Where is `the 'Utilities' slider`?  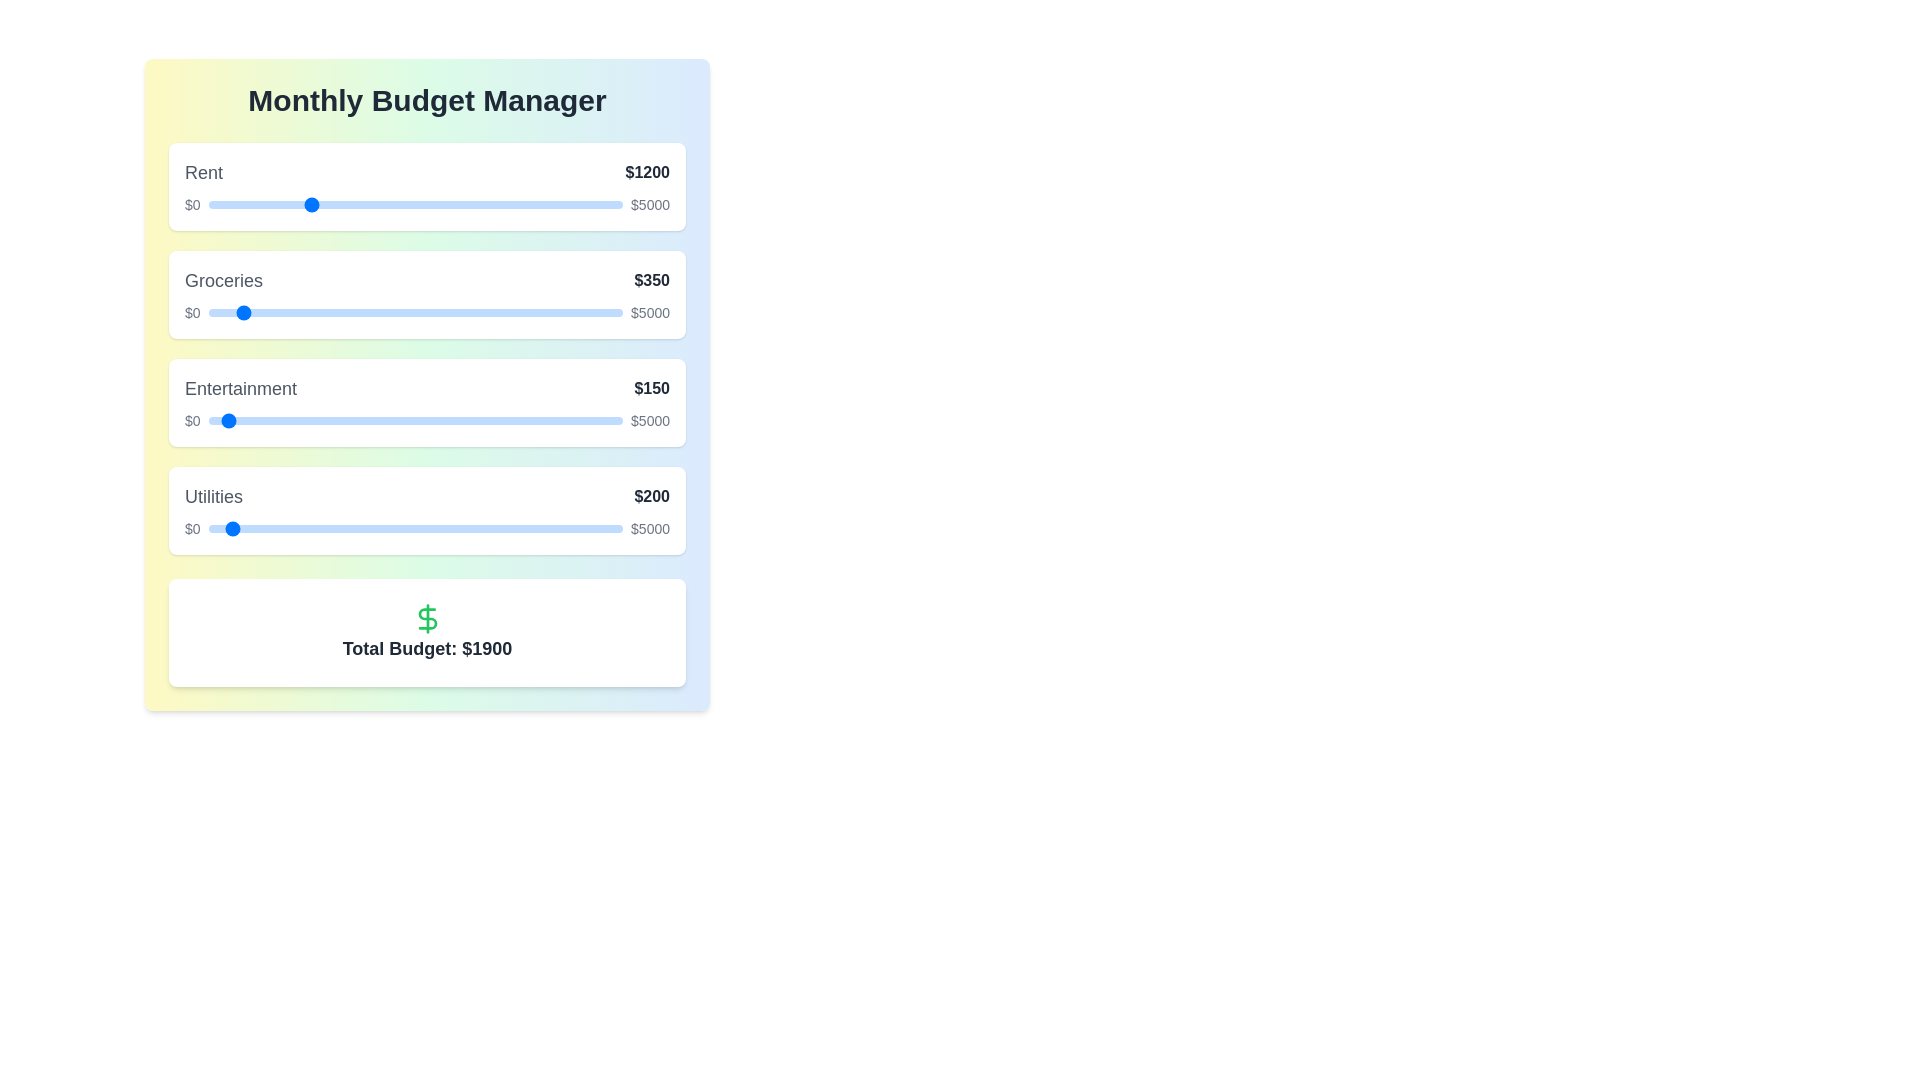 the 'Utilities' slider is located at coordinates (468, 527).